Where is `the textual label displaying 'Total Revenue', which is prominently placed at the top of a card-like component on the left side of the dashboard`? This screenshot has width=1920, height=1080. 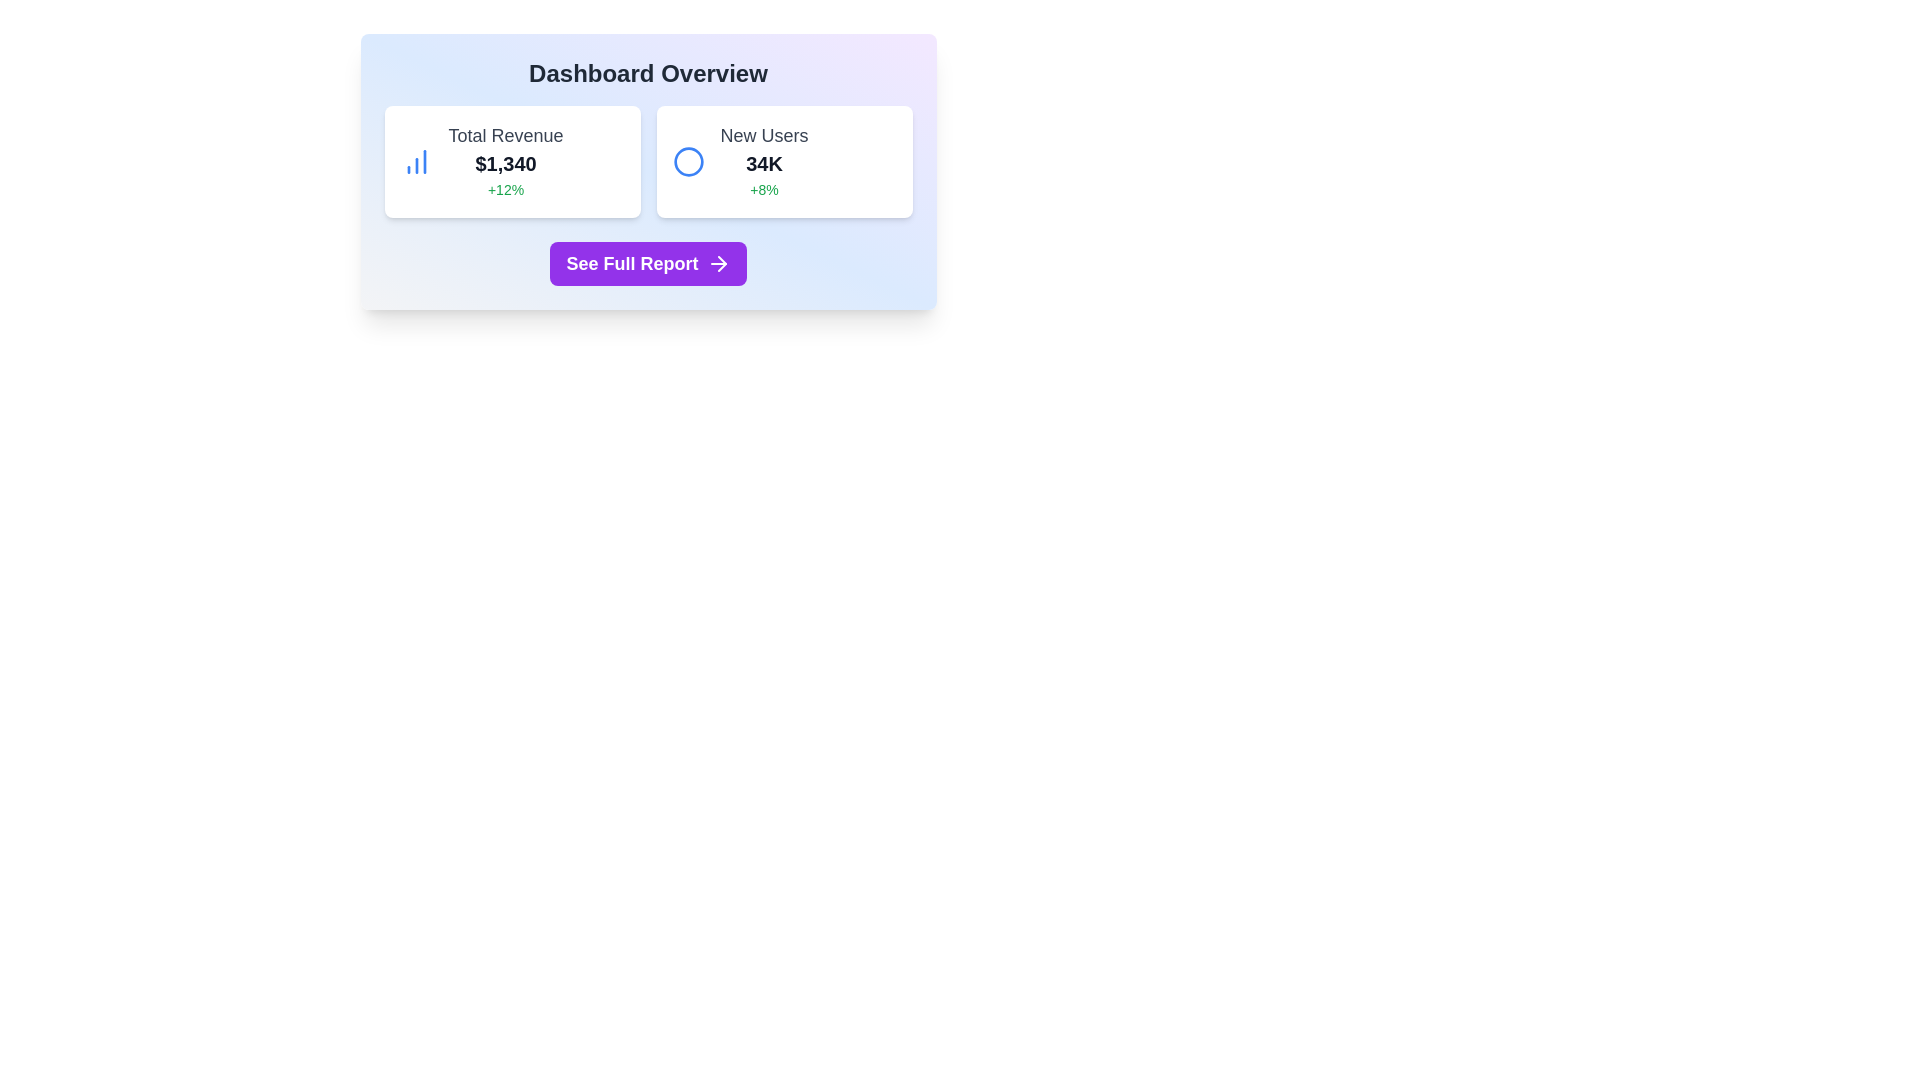
the textual label displaying 'Total Revenue', which is prominently placed at the top of a card-like component on the left side of the dashboard is located at coordinates (506, 135).